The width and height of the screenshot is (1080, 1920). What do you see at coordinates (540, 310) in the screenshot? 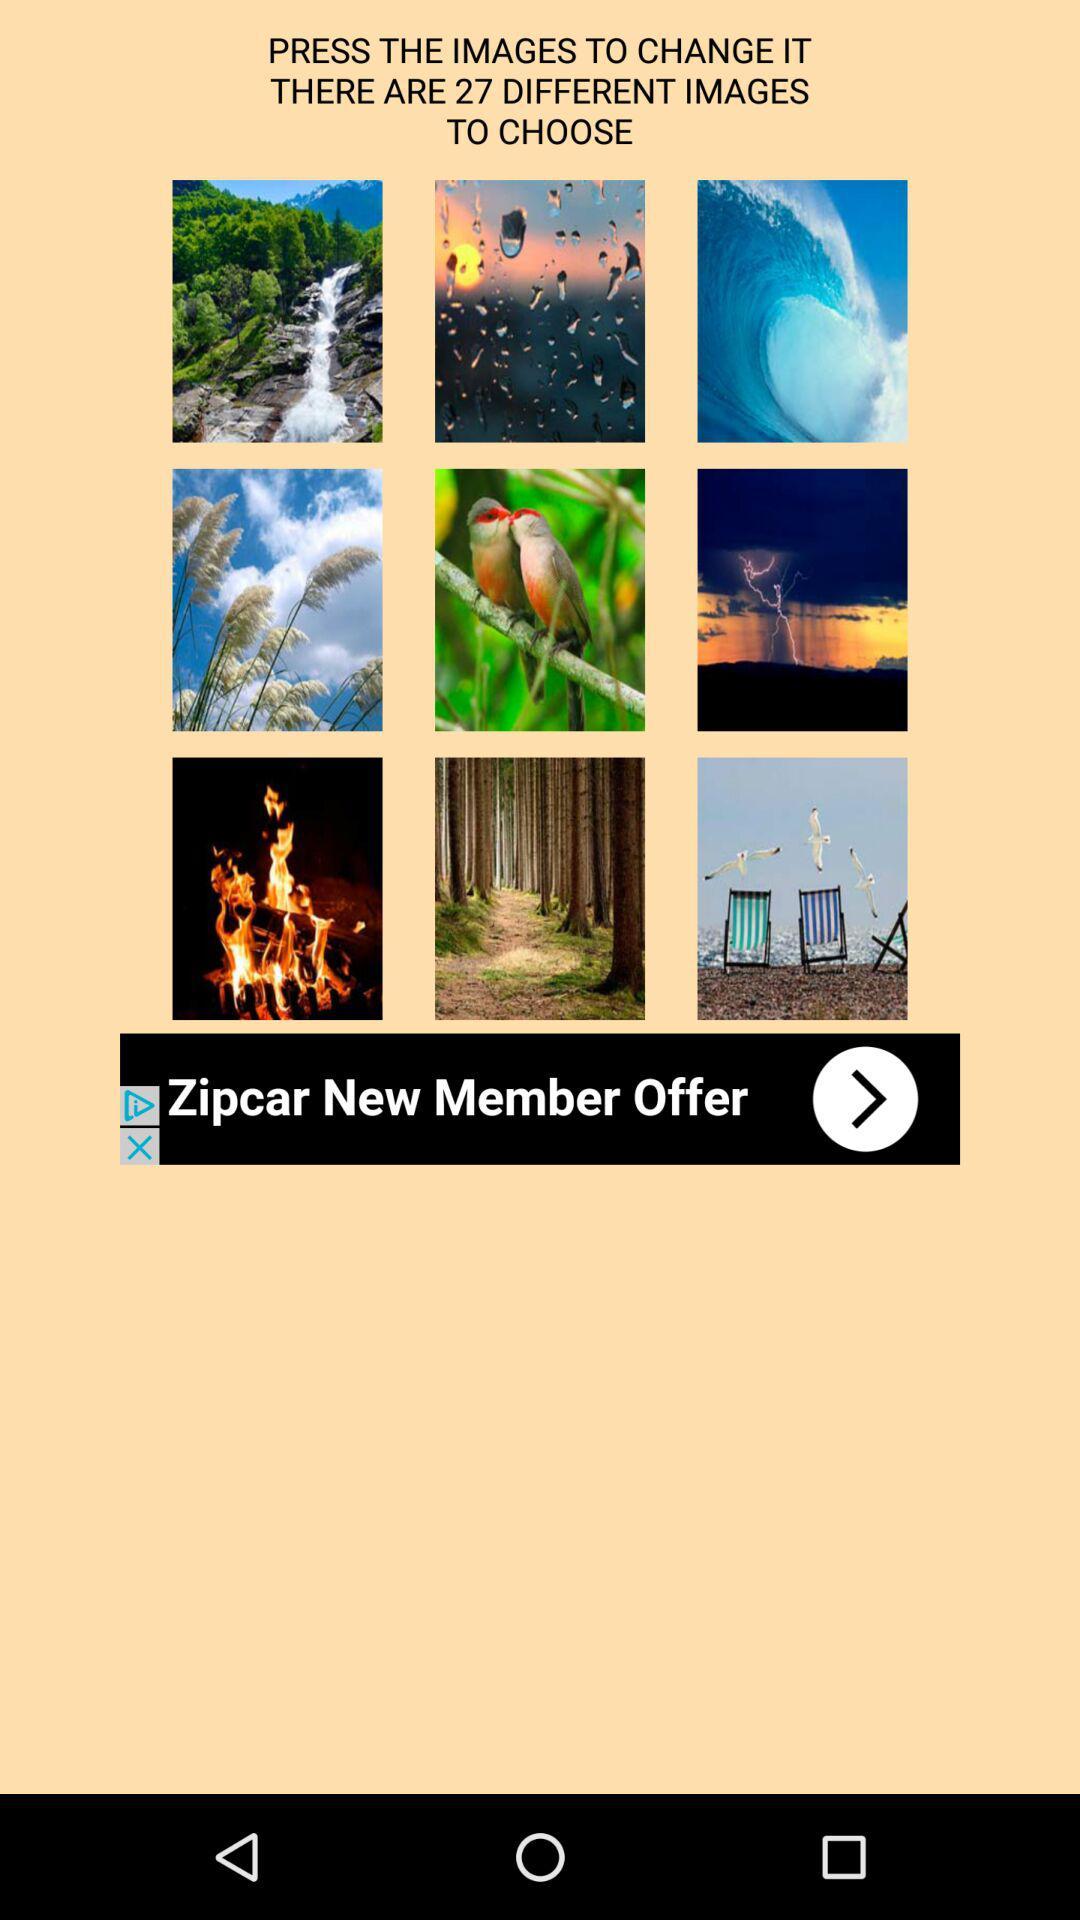
I see `change image` at bounding box center [540, 310].